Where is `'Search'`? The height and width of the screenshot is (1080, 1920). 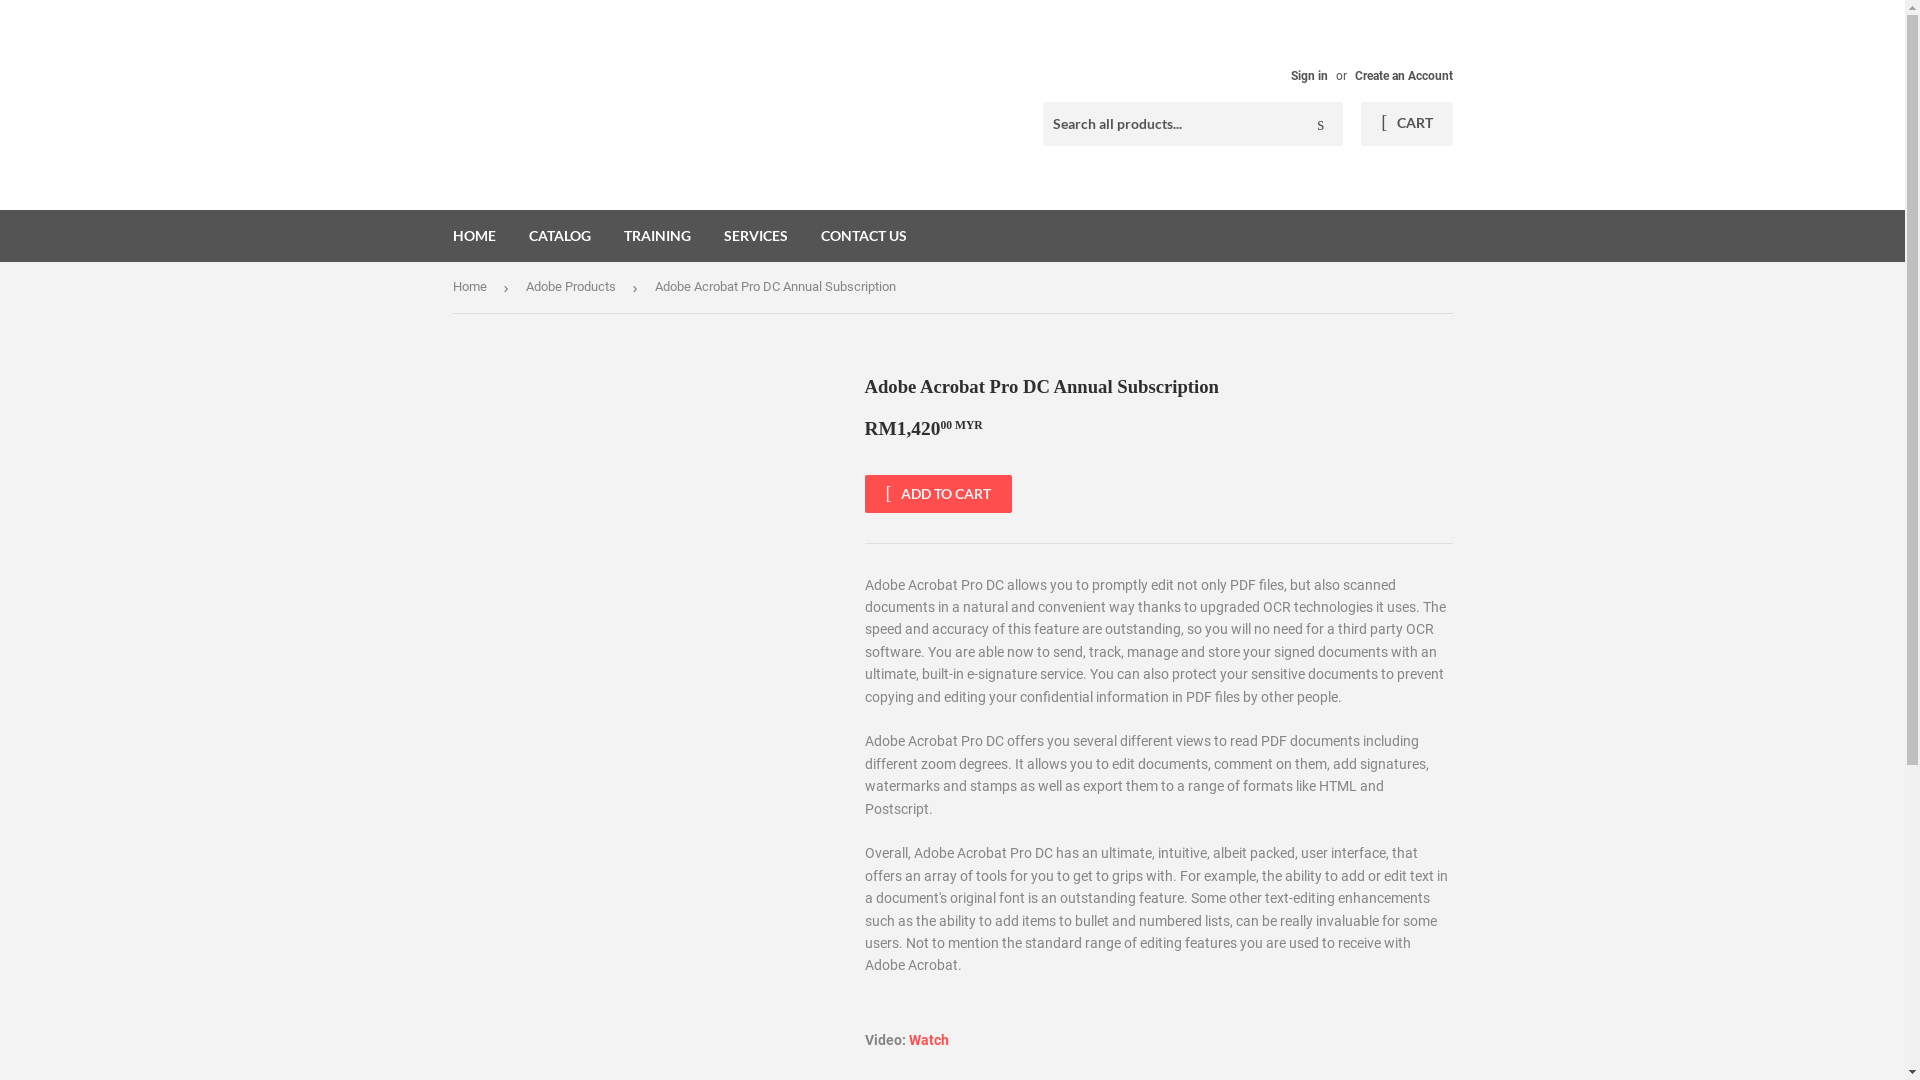 'Search' is located at coordinates (1320, 124).